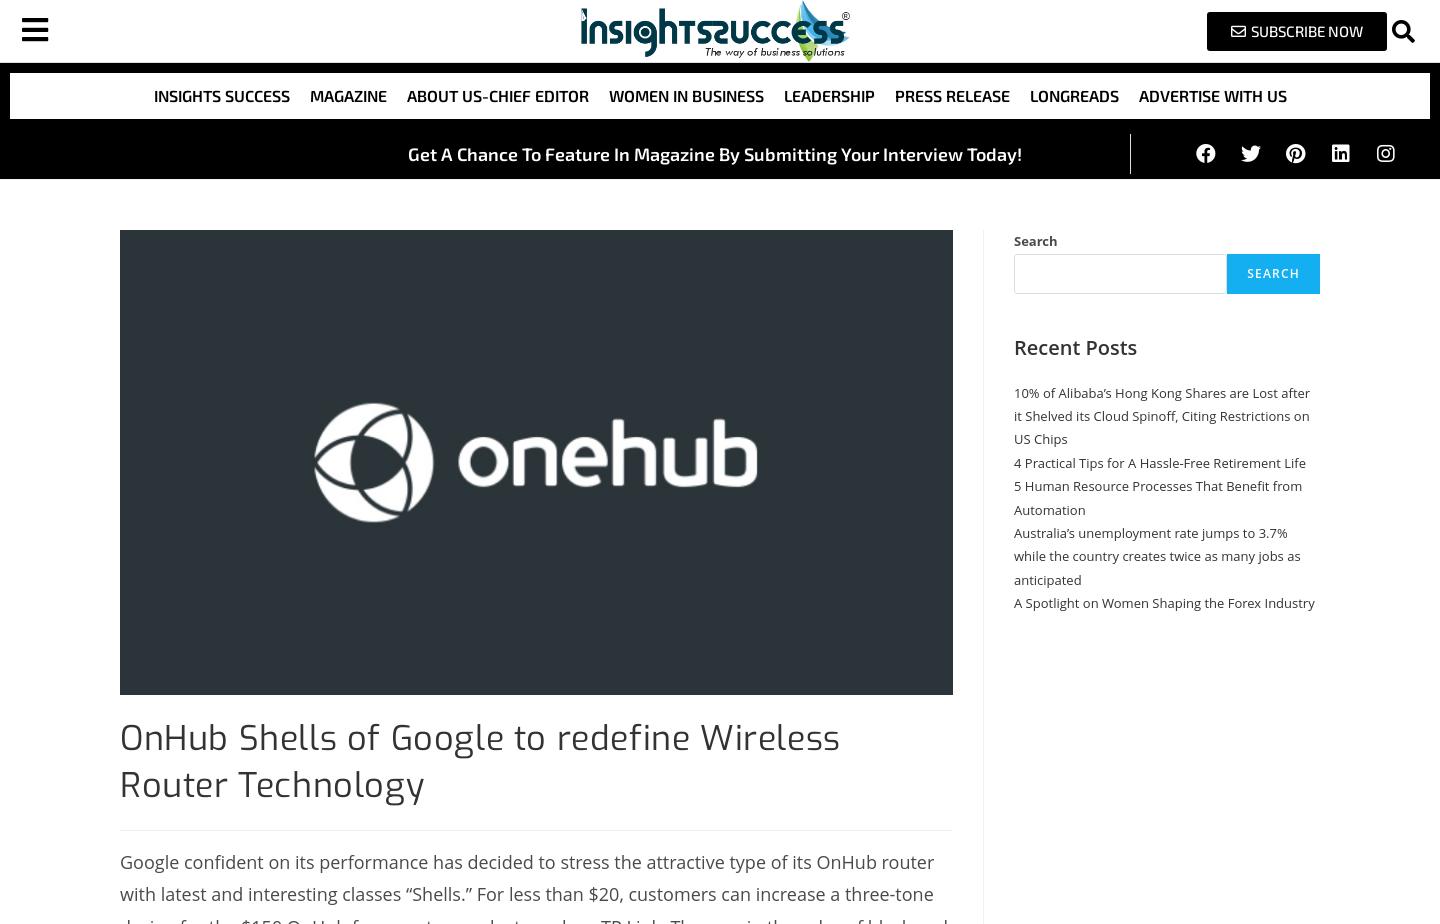  I want to click on 'Leadership', so click(828, 95).